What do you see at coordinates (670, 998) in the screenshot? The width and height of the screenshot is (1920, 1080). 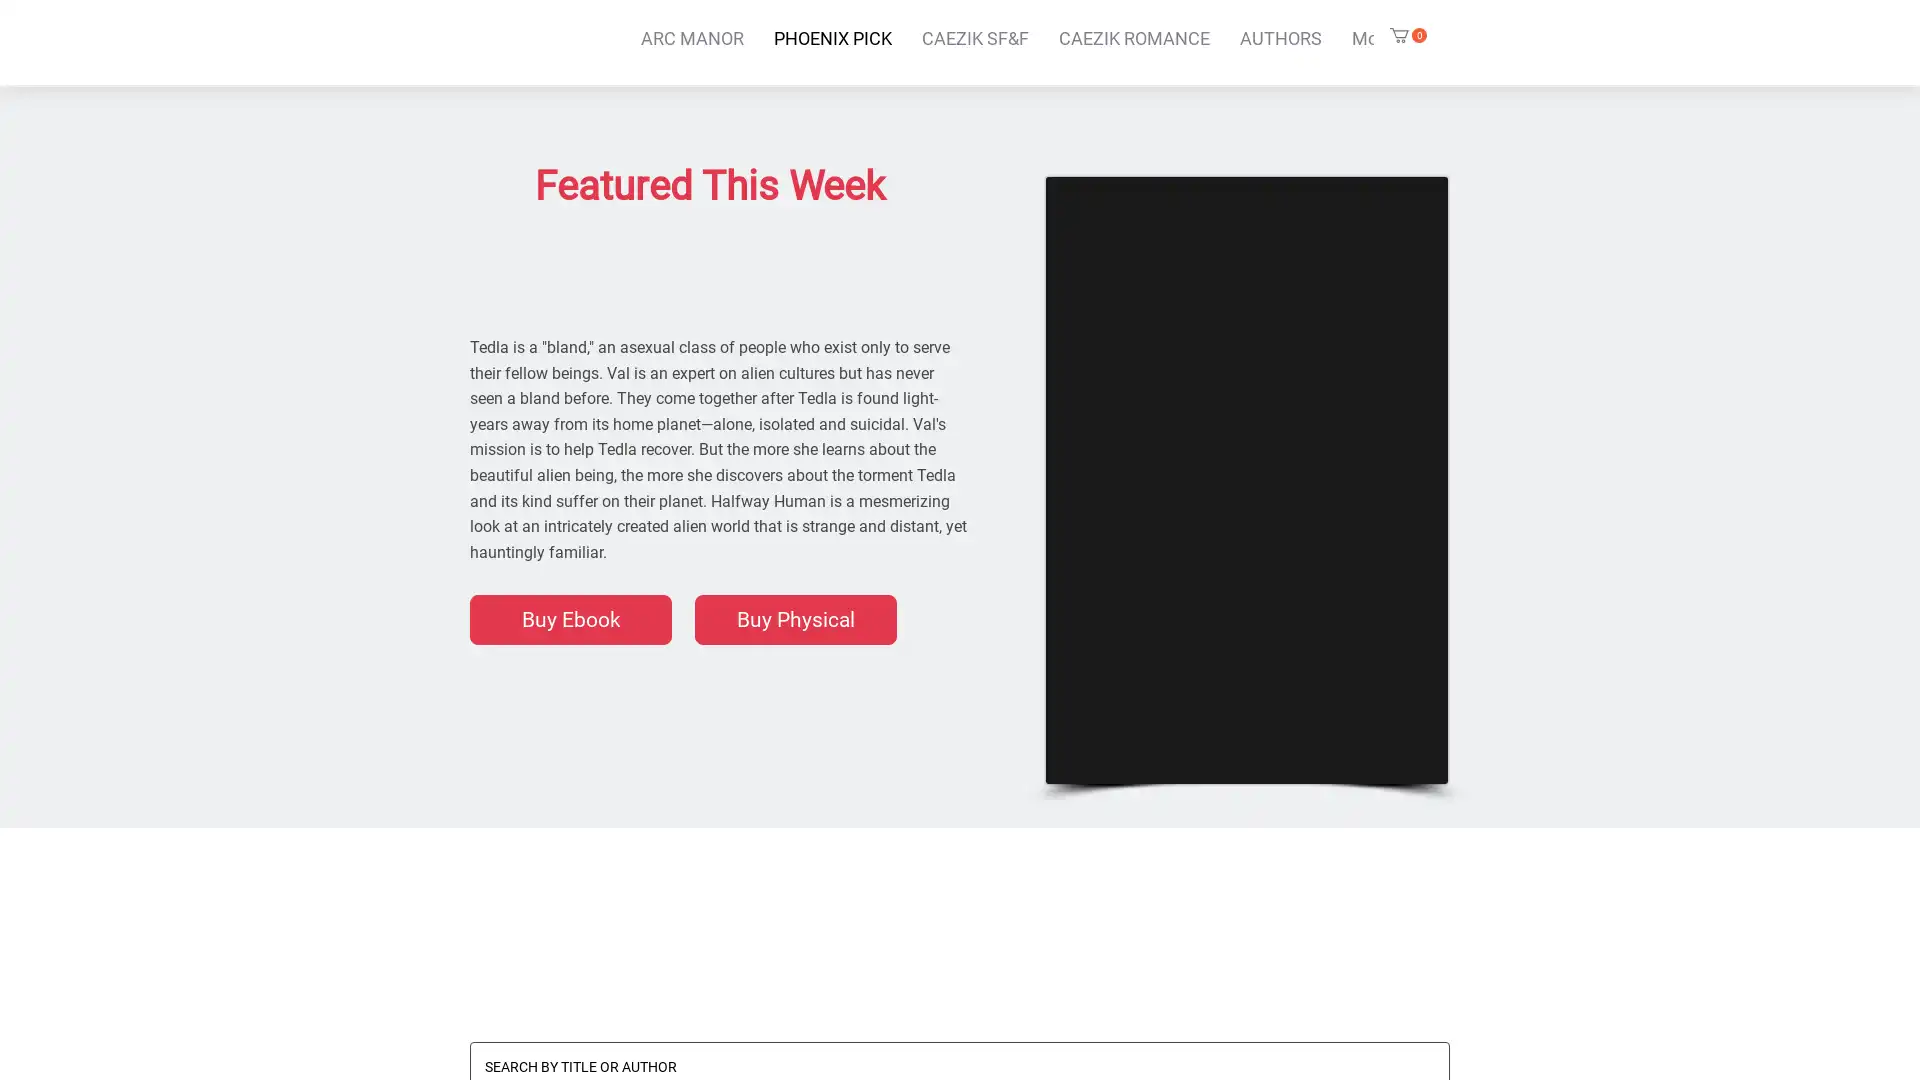 I see `ANTHOLOGIES` at bounding box center [670, 998].